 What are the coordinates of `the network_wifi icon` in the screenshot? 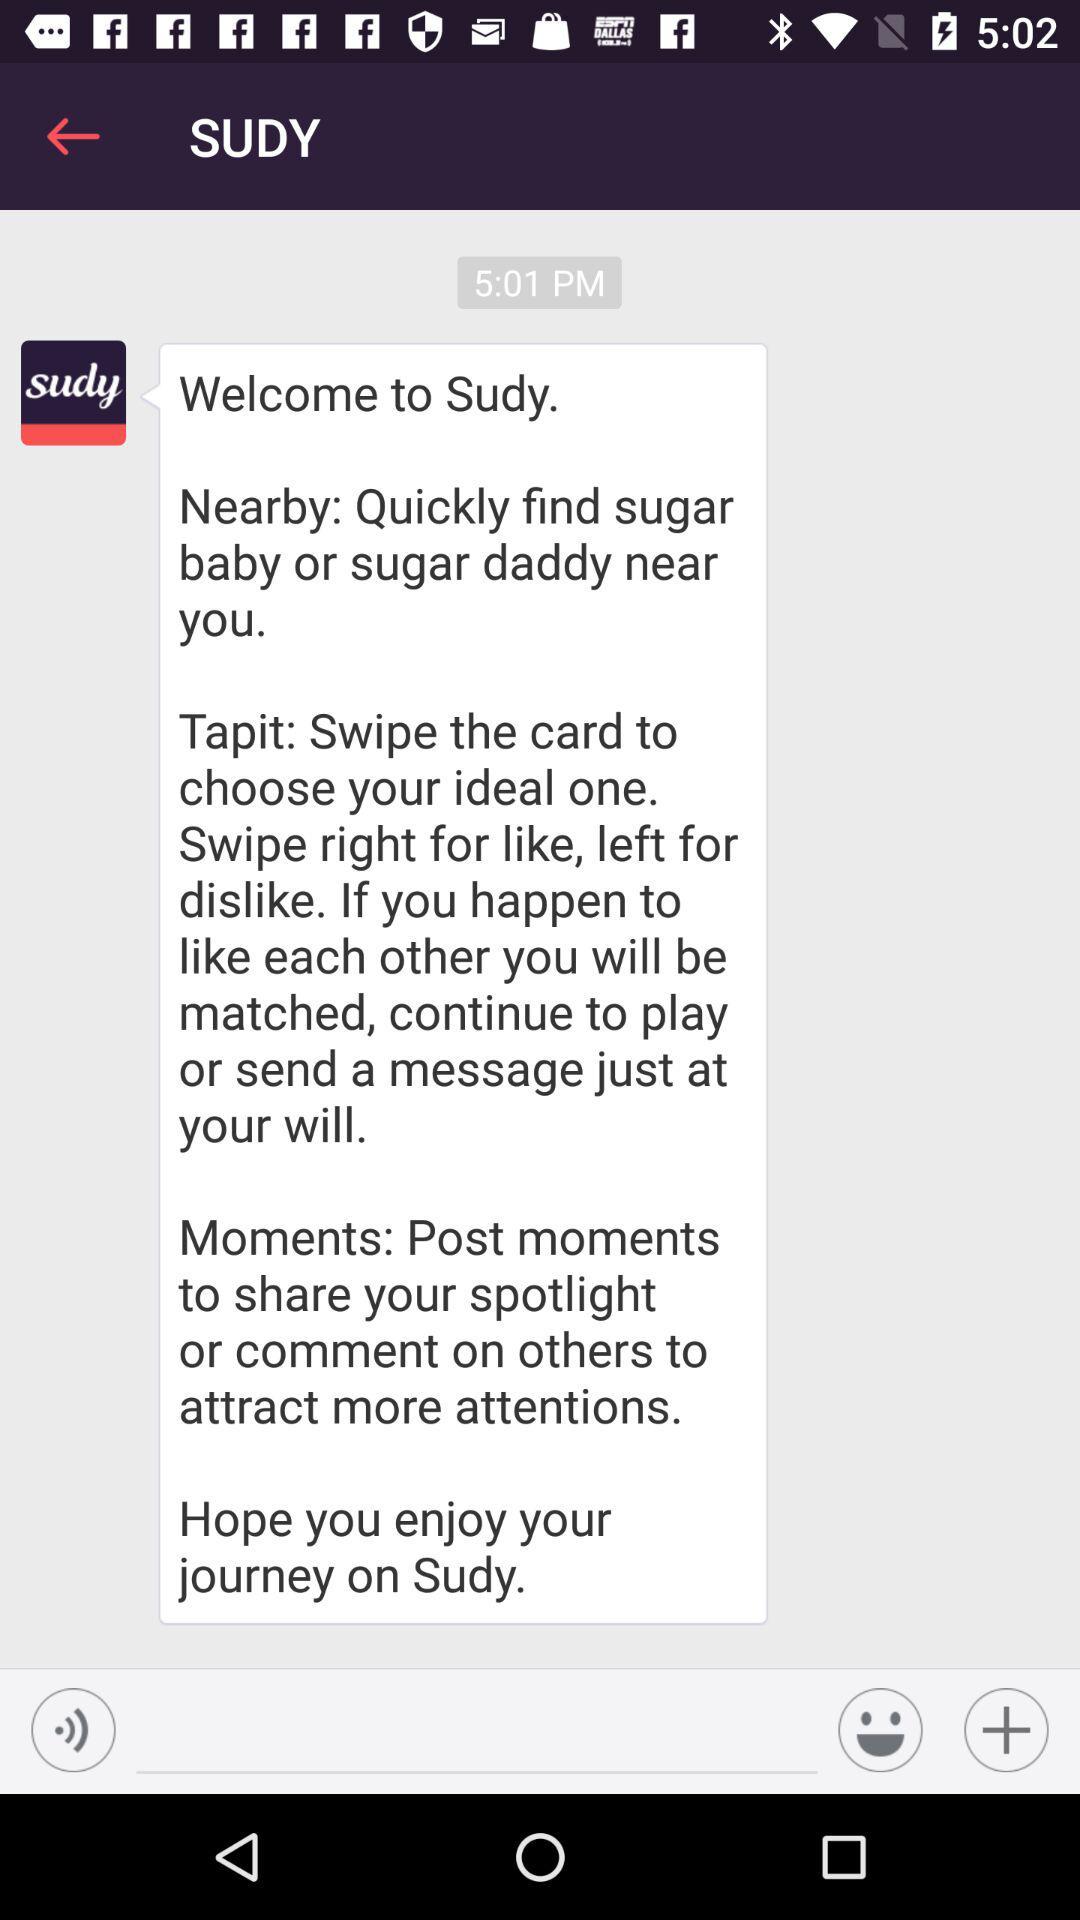 It's located at (72, 1729).